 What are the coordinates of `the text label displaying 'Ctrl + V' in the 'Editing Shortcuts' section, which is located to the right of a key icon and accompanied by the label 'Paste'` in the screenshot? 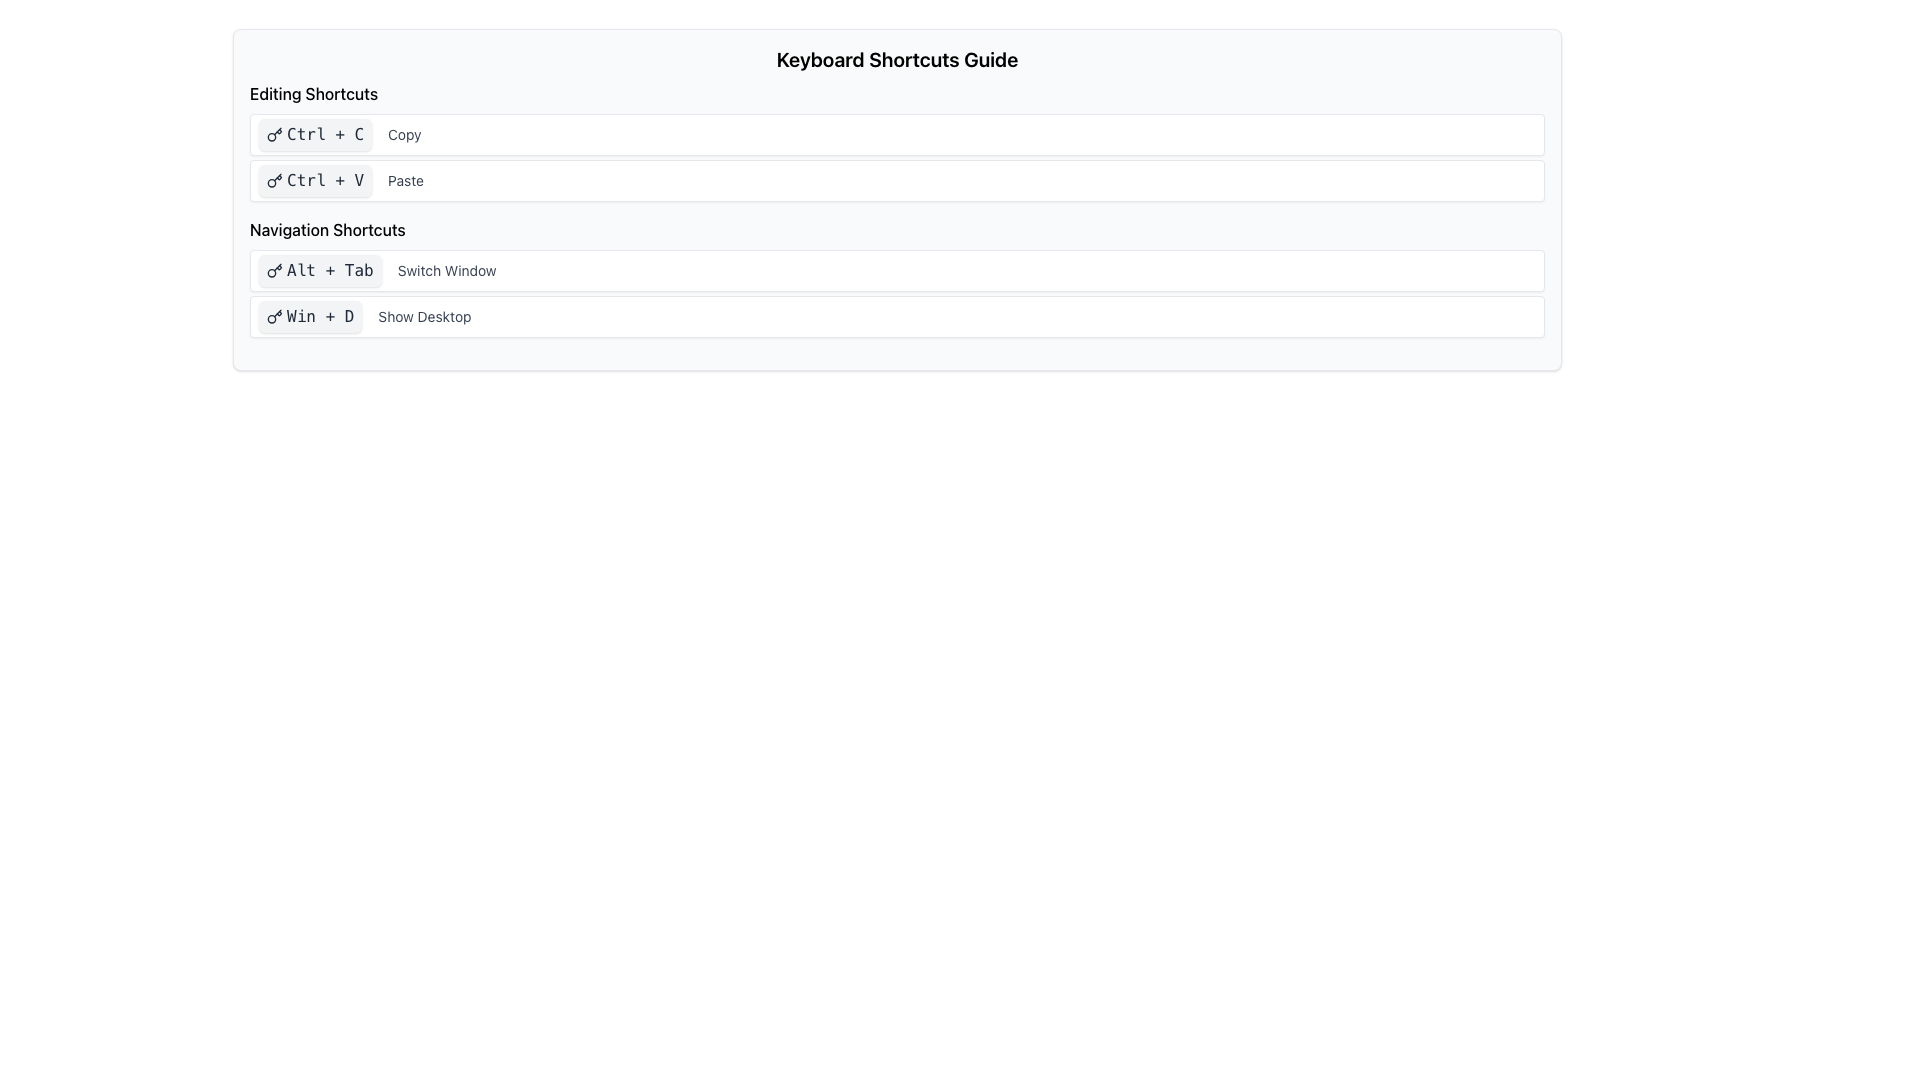 It's located at (325, 181).